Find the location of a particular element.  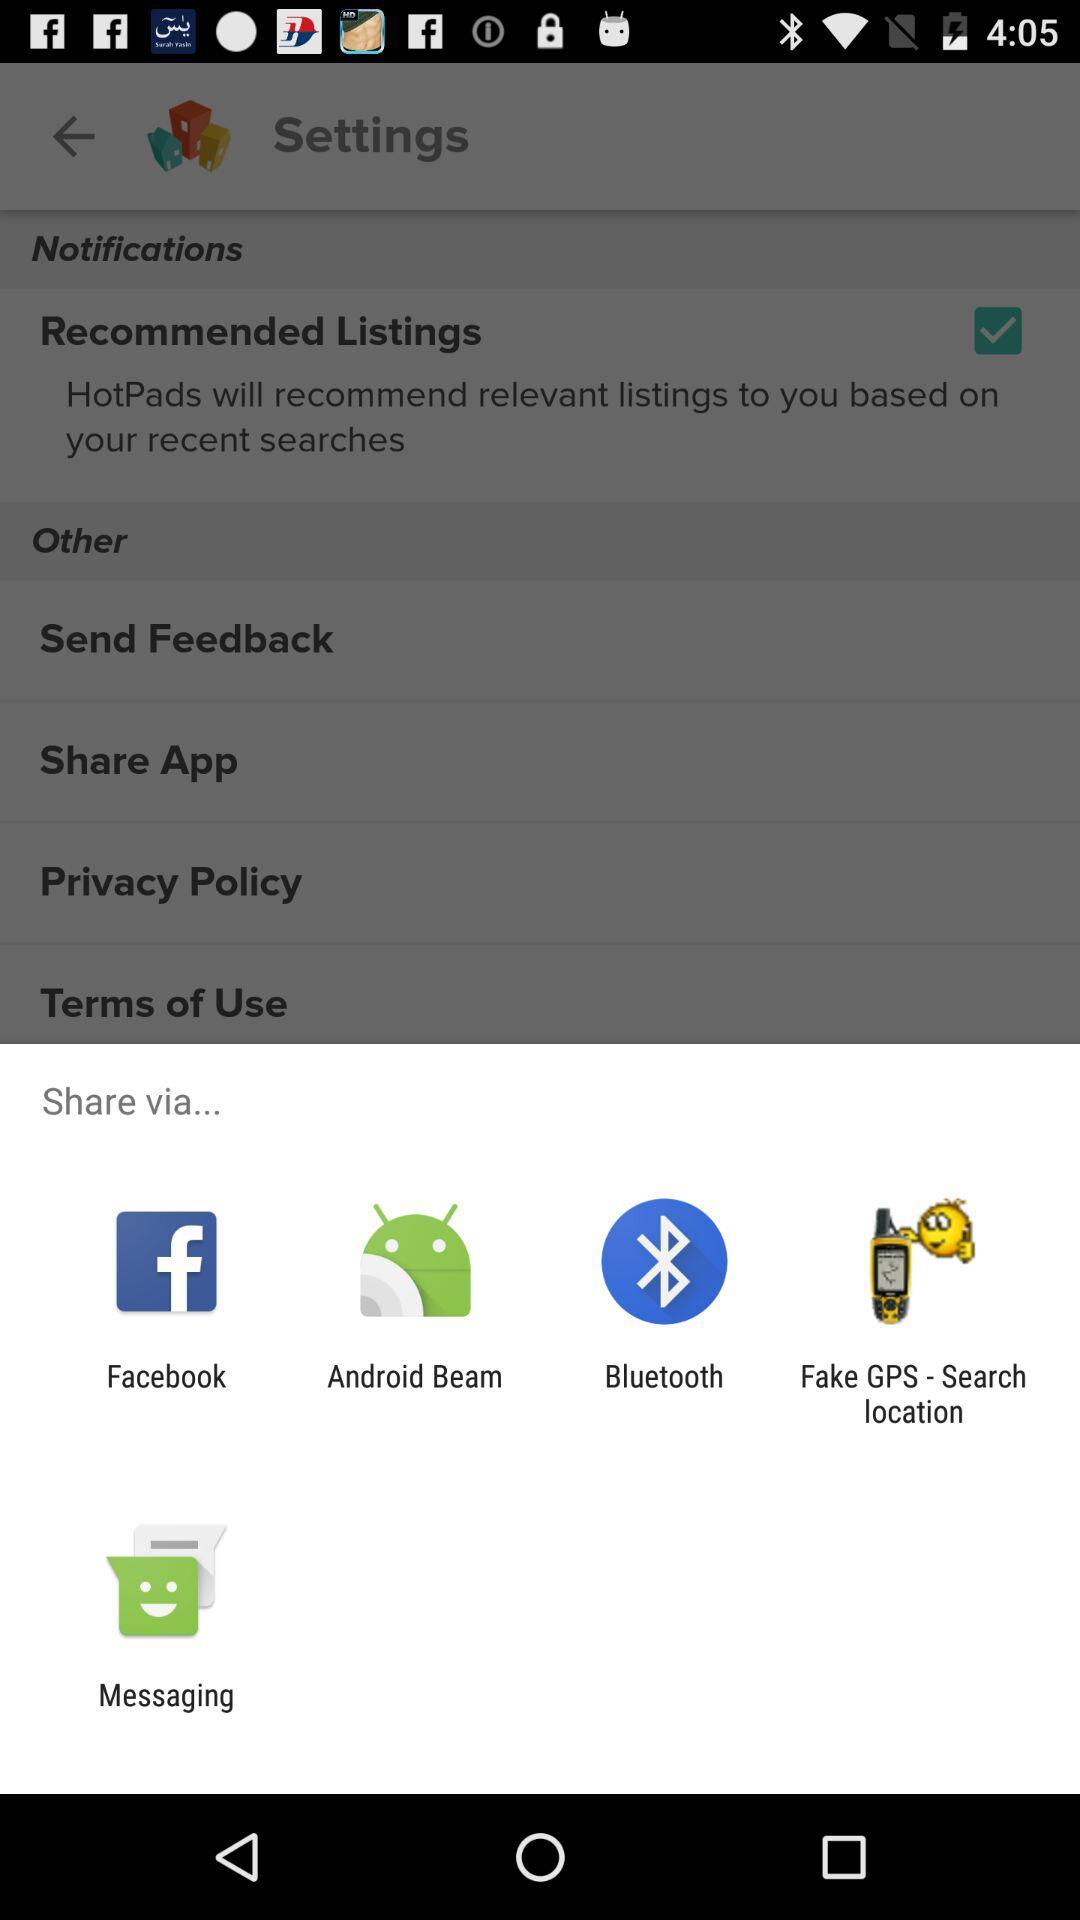

app to the left of fake gps search is located at coordinates (664, 1392).